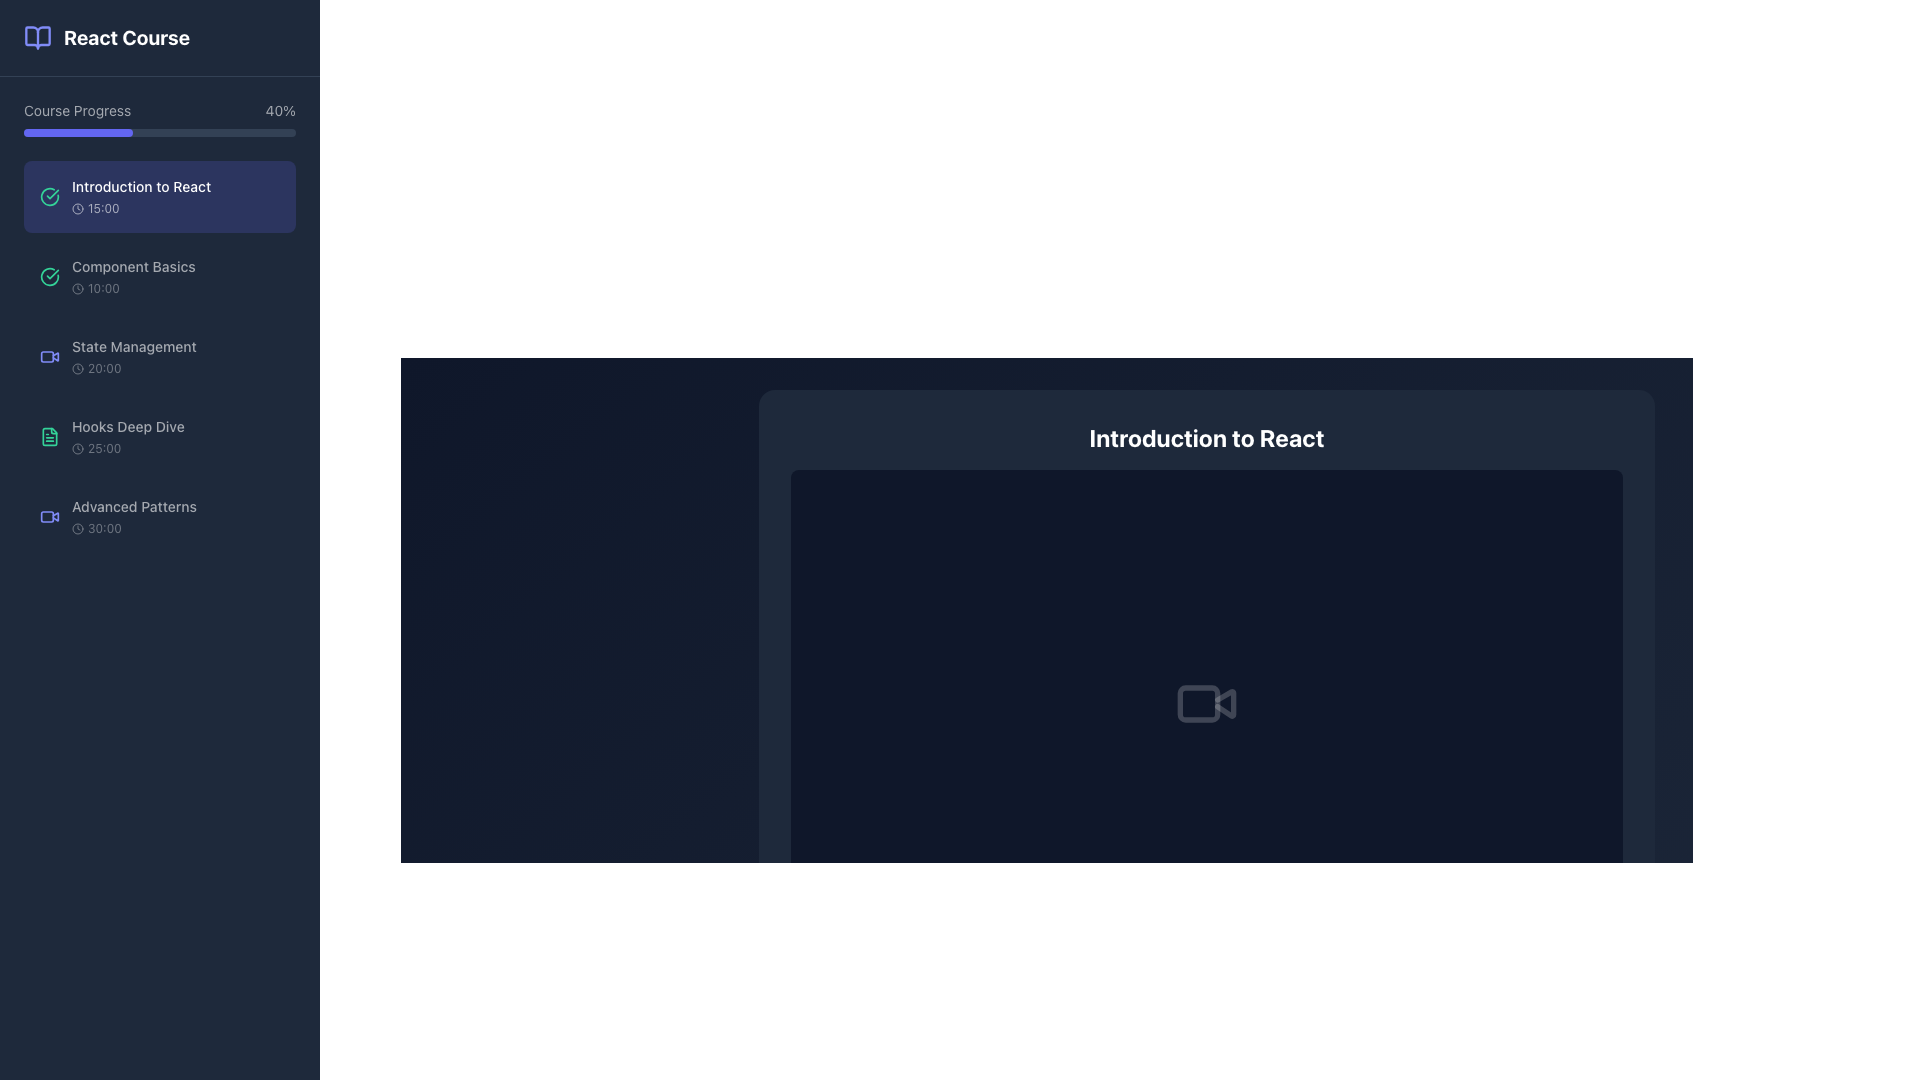  Describe the element at coordinates (158, 356) in the screenshot. I see `the 'State Management' button in the 'React Course' sidebar` at that location.